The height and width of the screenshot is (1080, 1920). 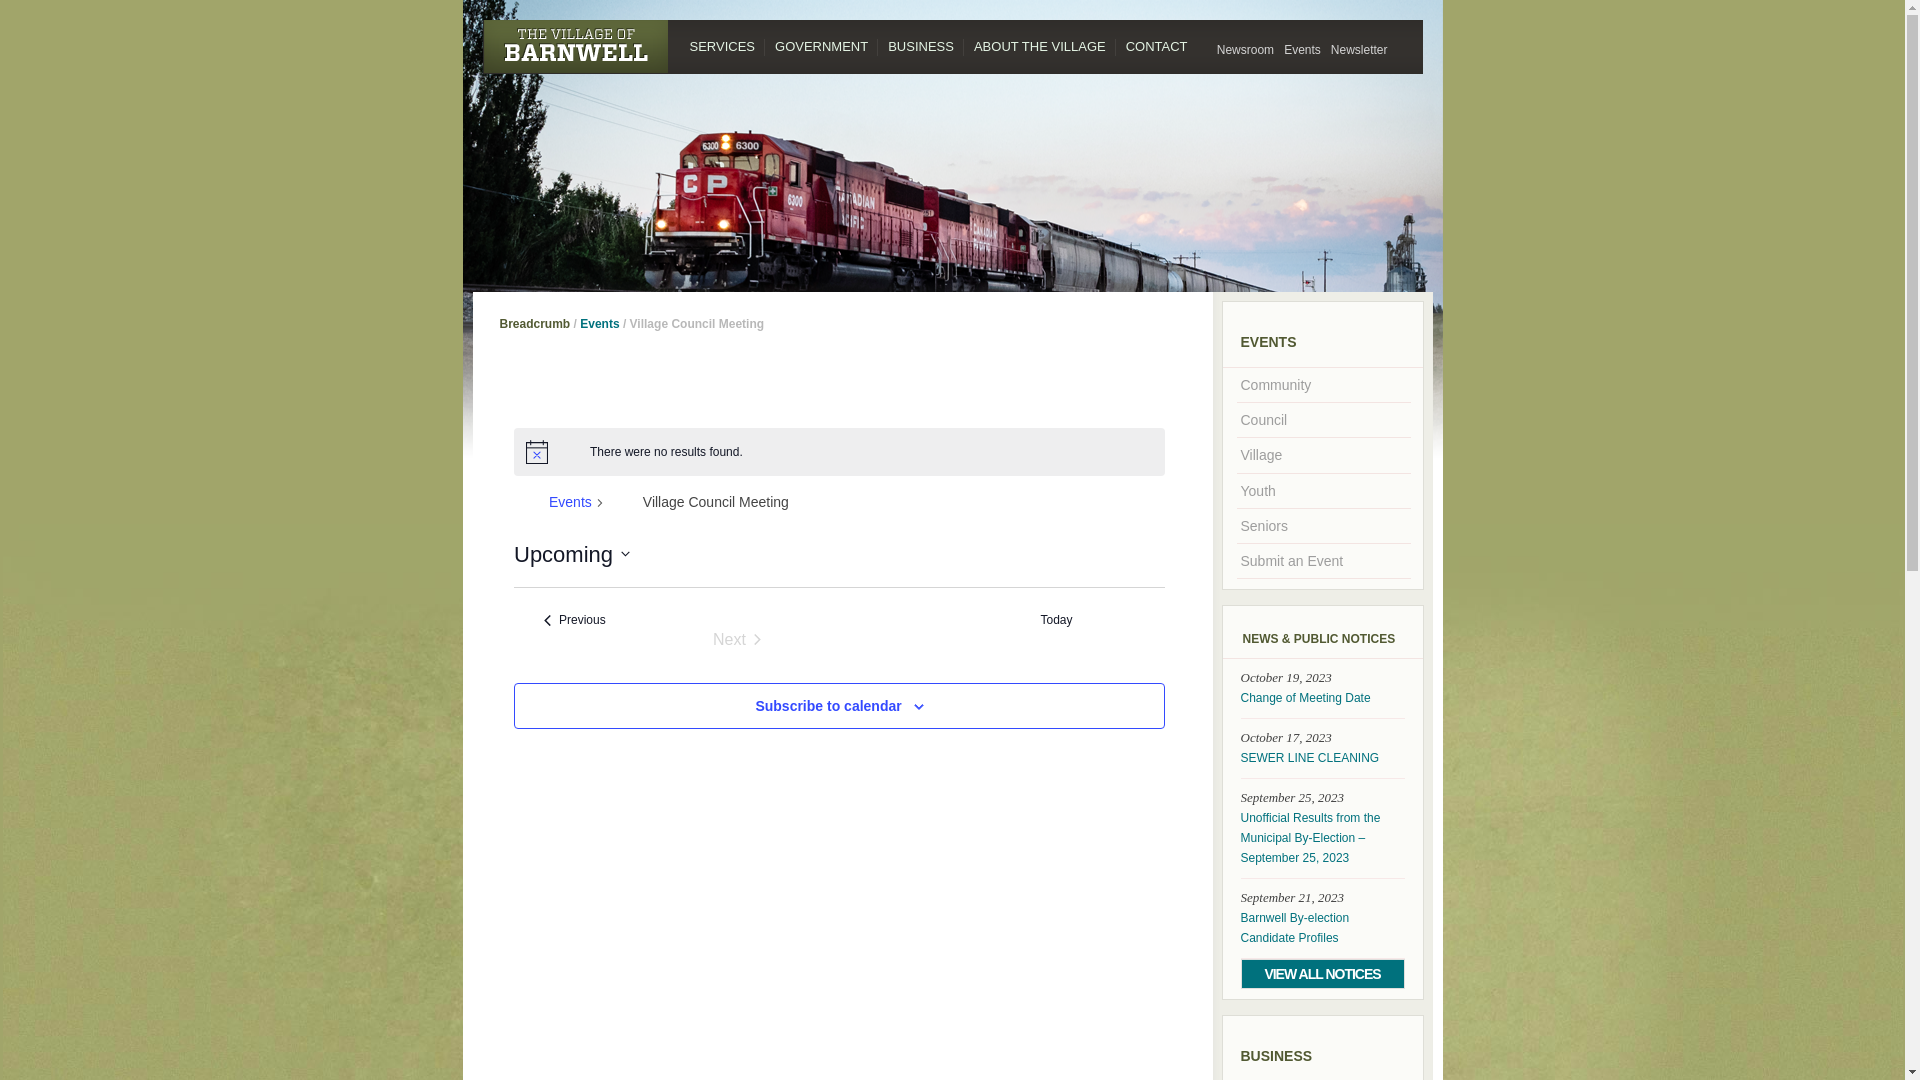 I want to click on 'ABOUT THE VILLAGE', so click(x=964, y=45).